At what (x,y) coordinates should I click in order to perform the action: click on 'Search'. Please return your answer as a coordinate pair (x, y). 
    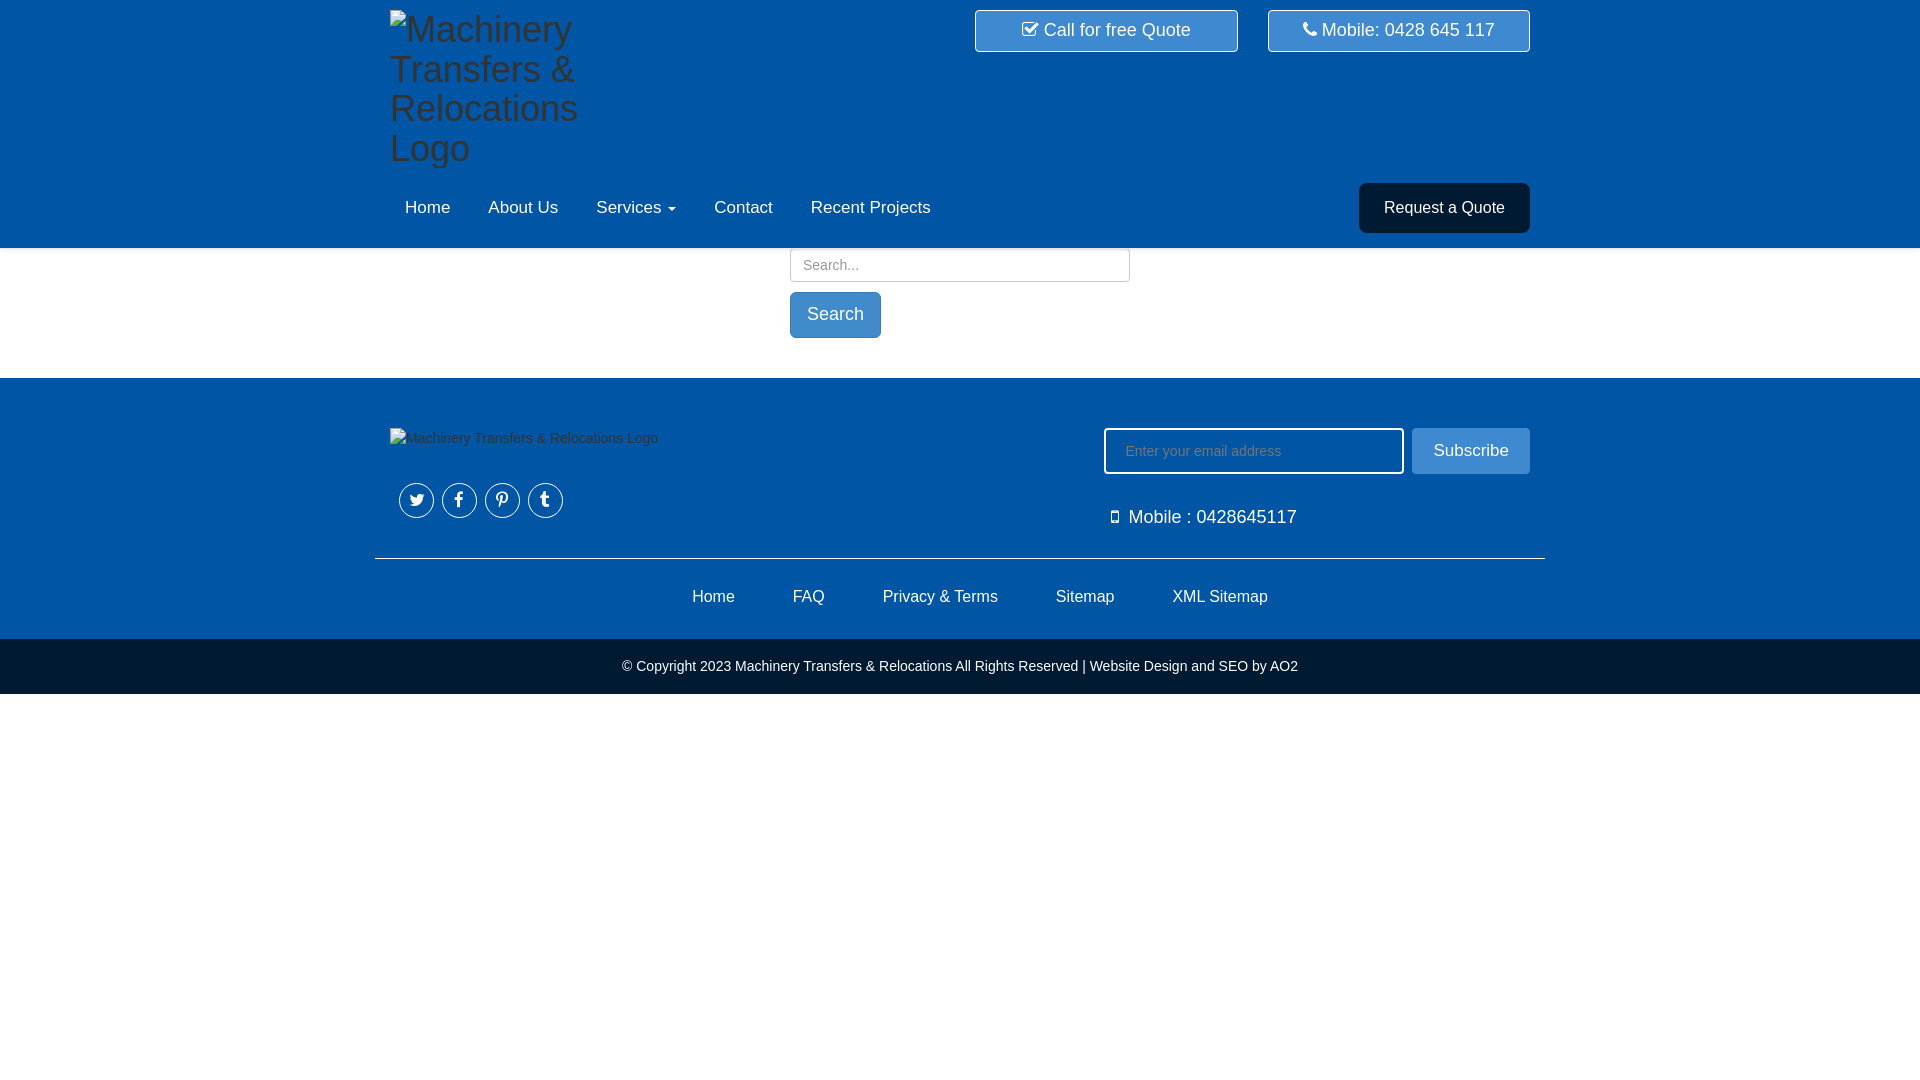
    Looking at the image, I should click on (835, 315).